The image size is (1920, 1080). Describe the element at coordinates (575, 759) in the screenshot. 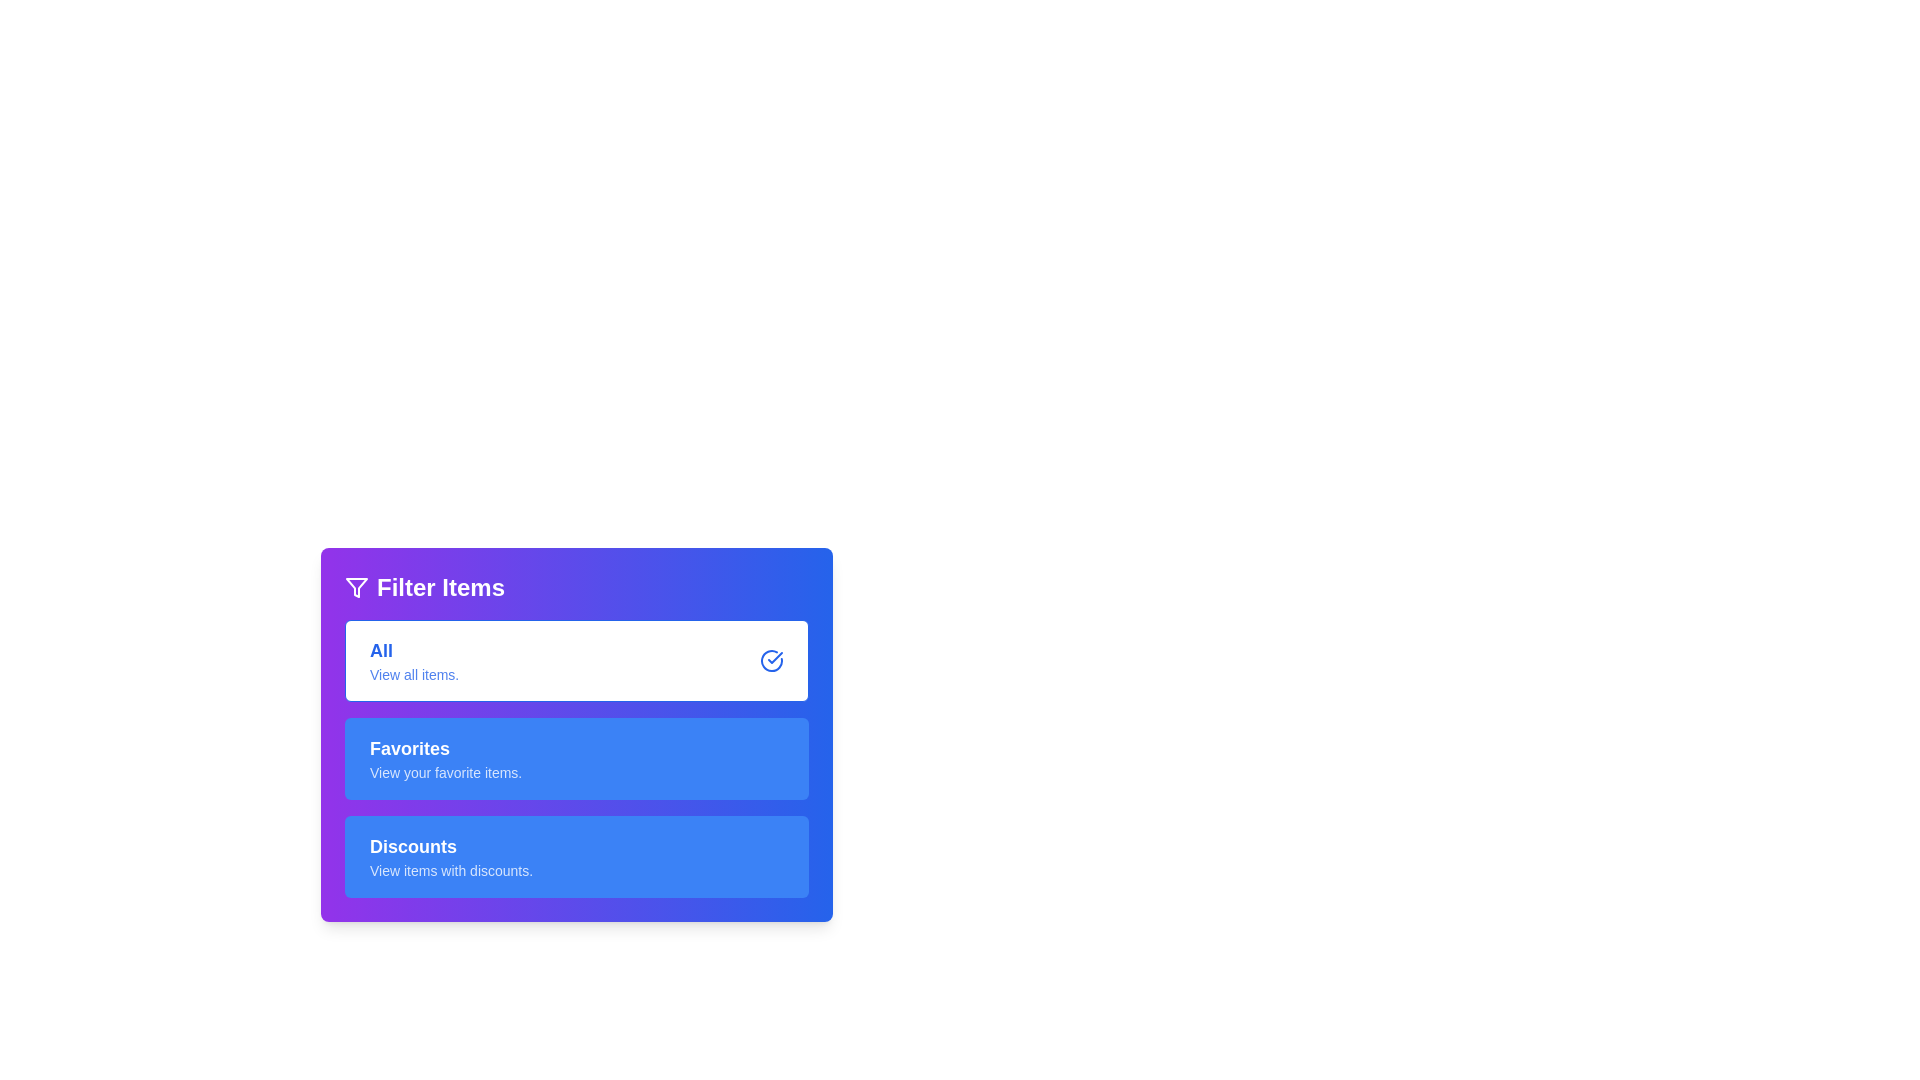

I see `the 'Favorites' filter button, which is the second button in the vertical list of three buttons labeled 'Filter Items'` at that location.